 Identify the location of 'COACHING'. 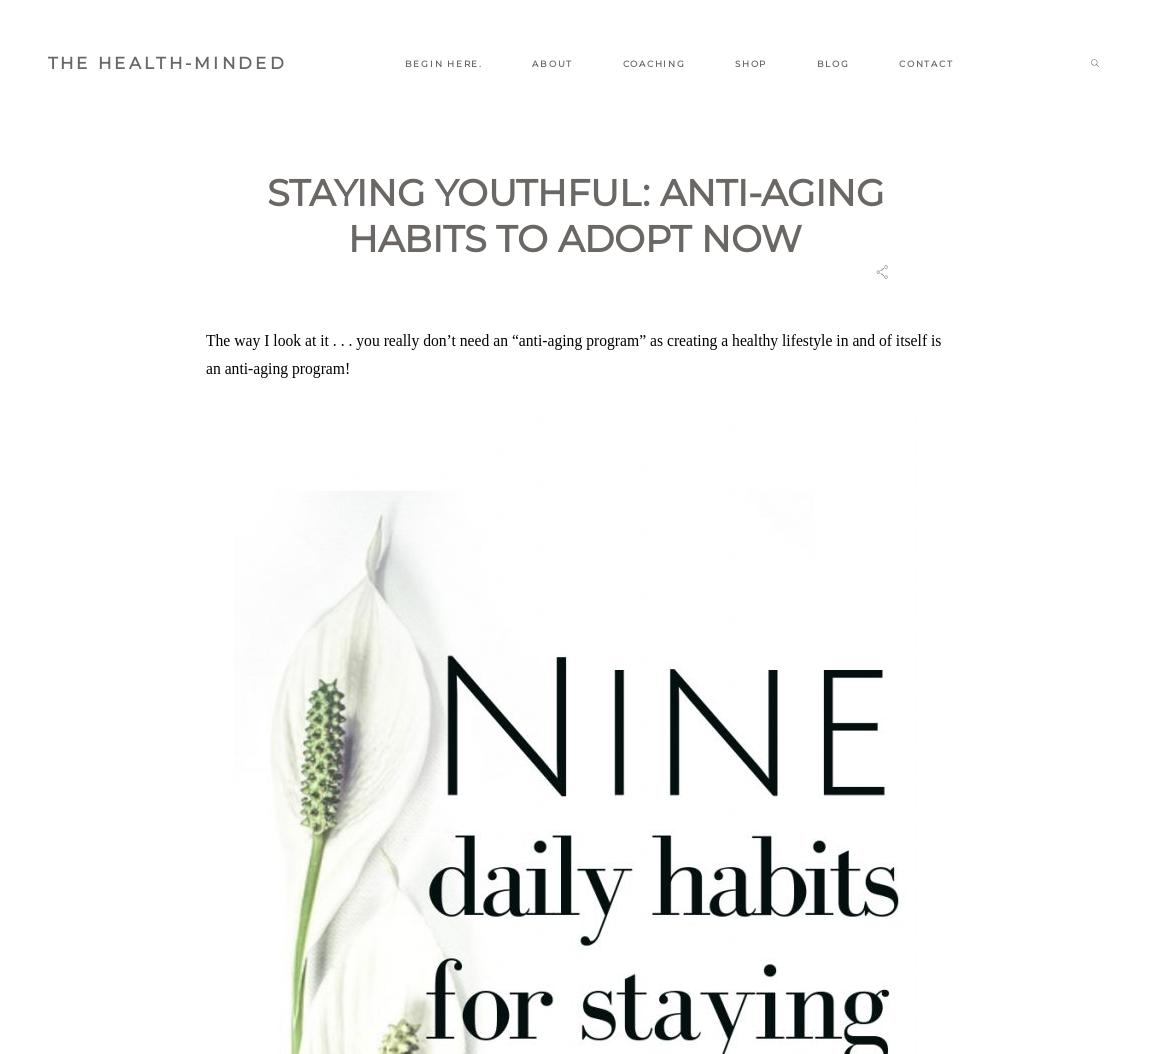
(621, 62).